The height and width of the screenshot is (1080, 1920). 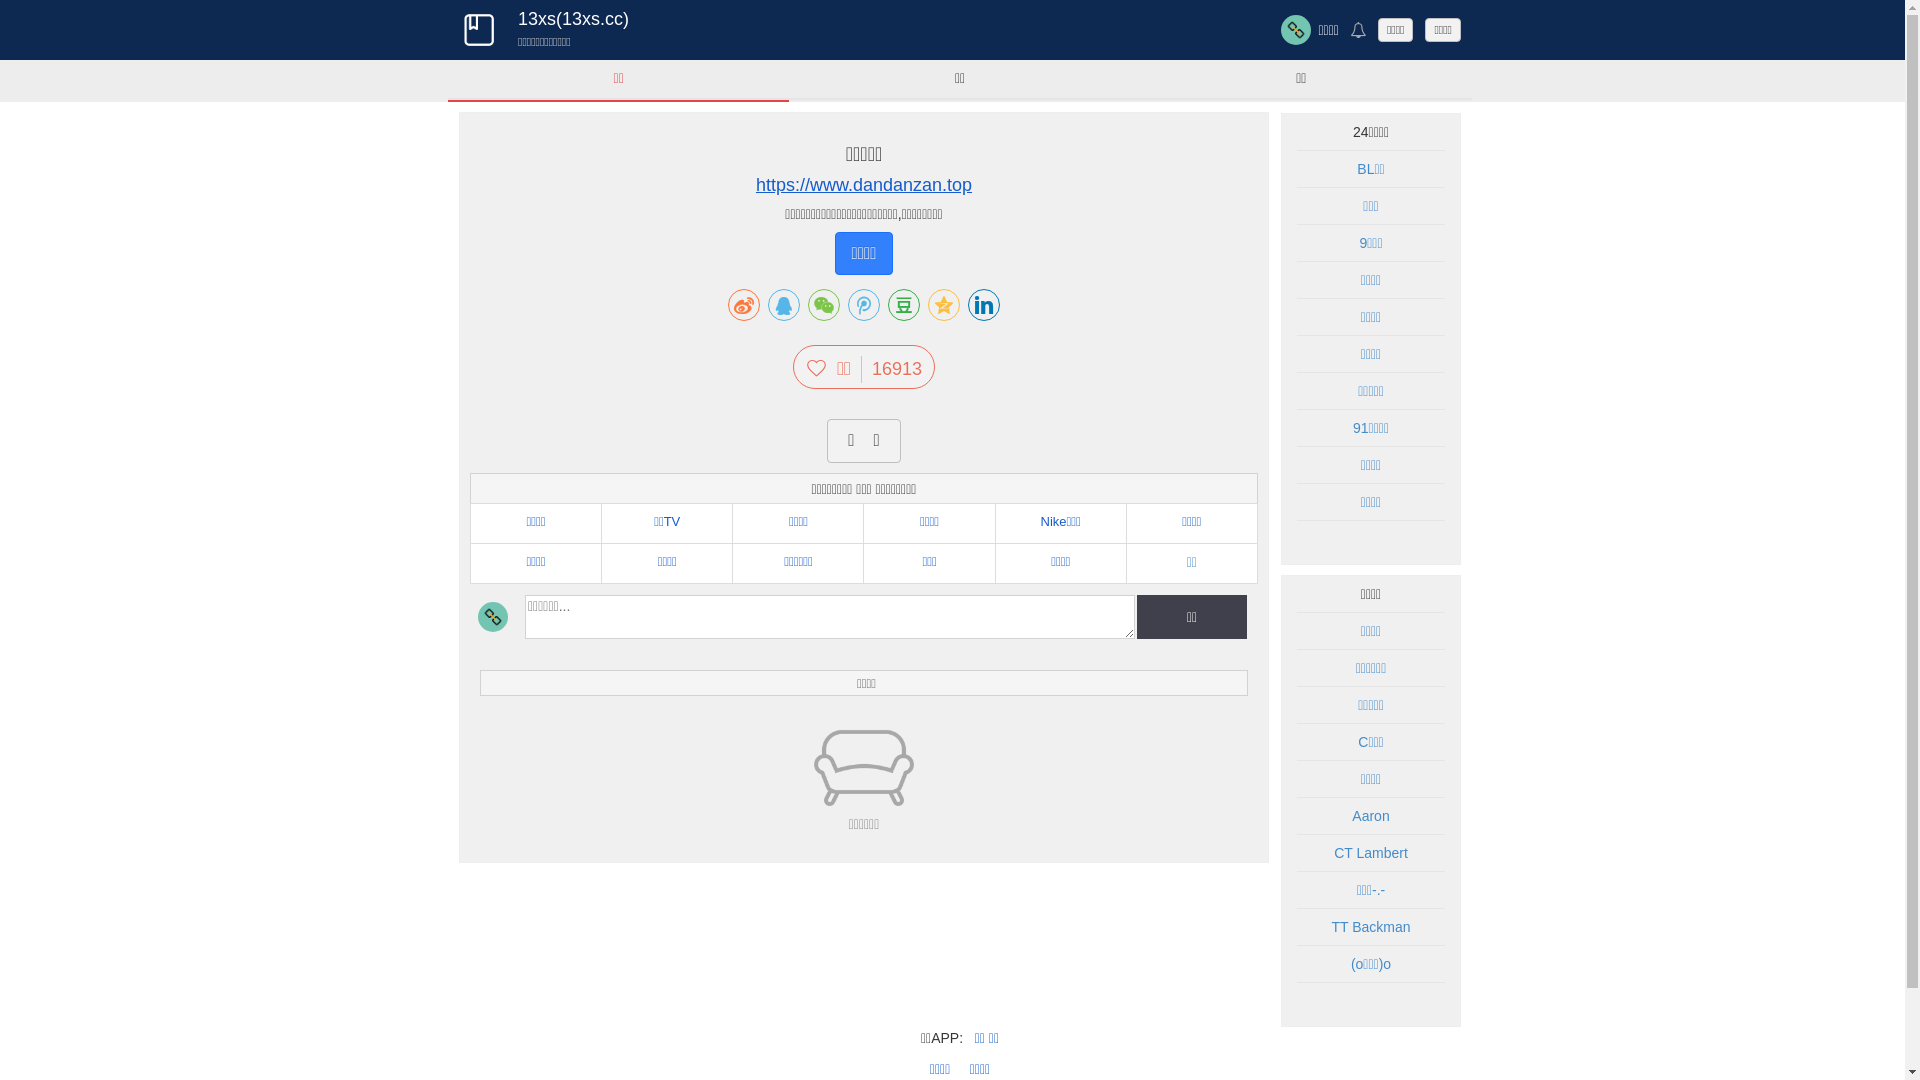 I want to click on '13xs(13xs.cc)', so click(x=477, y=30).